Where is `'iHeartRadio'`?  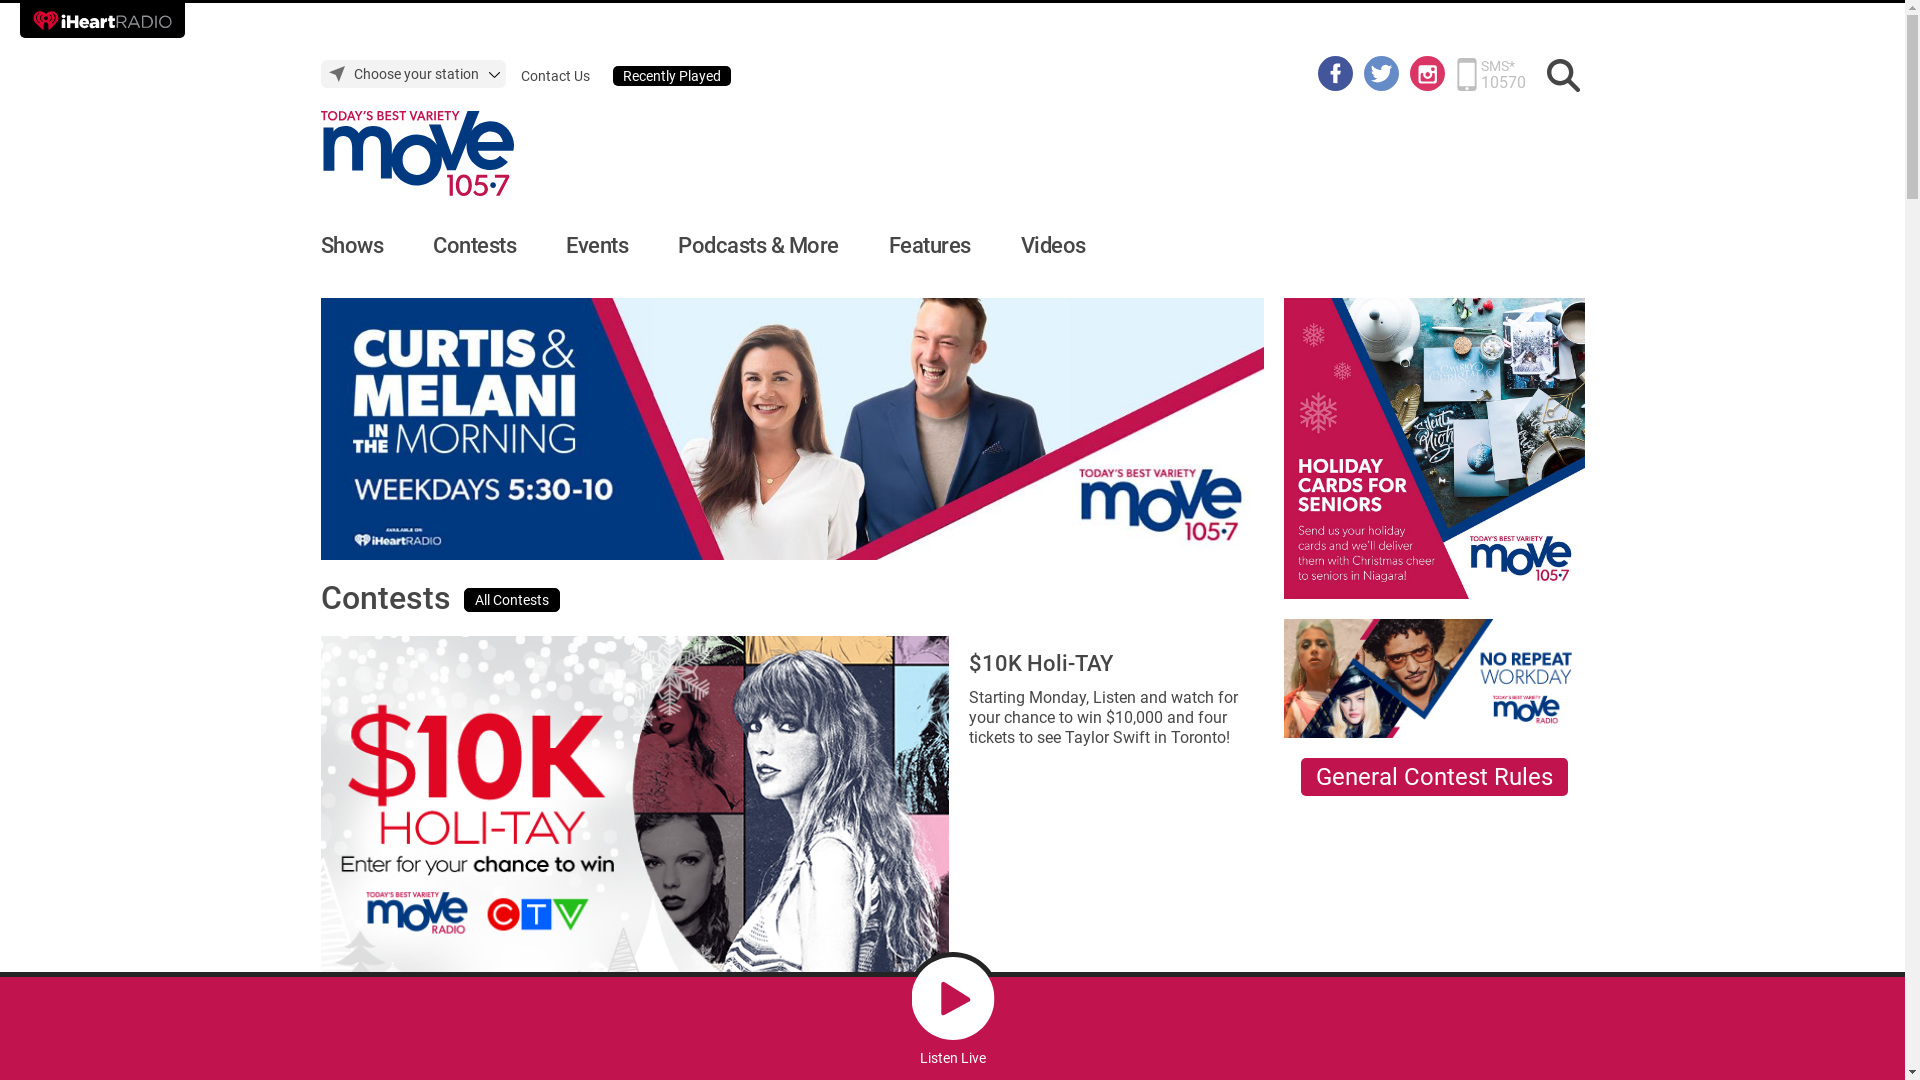
'iHeartRadio' is located at coordinates (101, 20).